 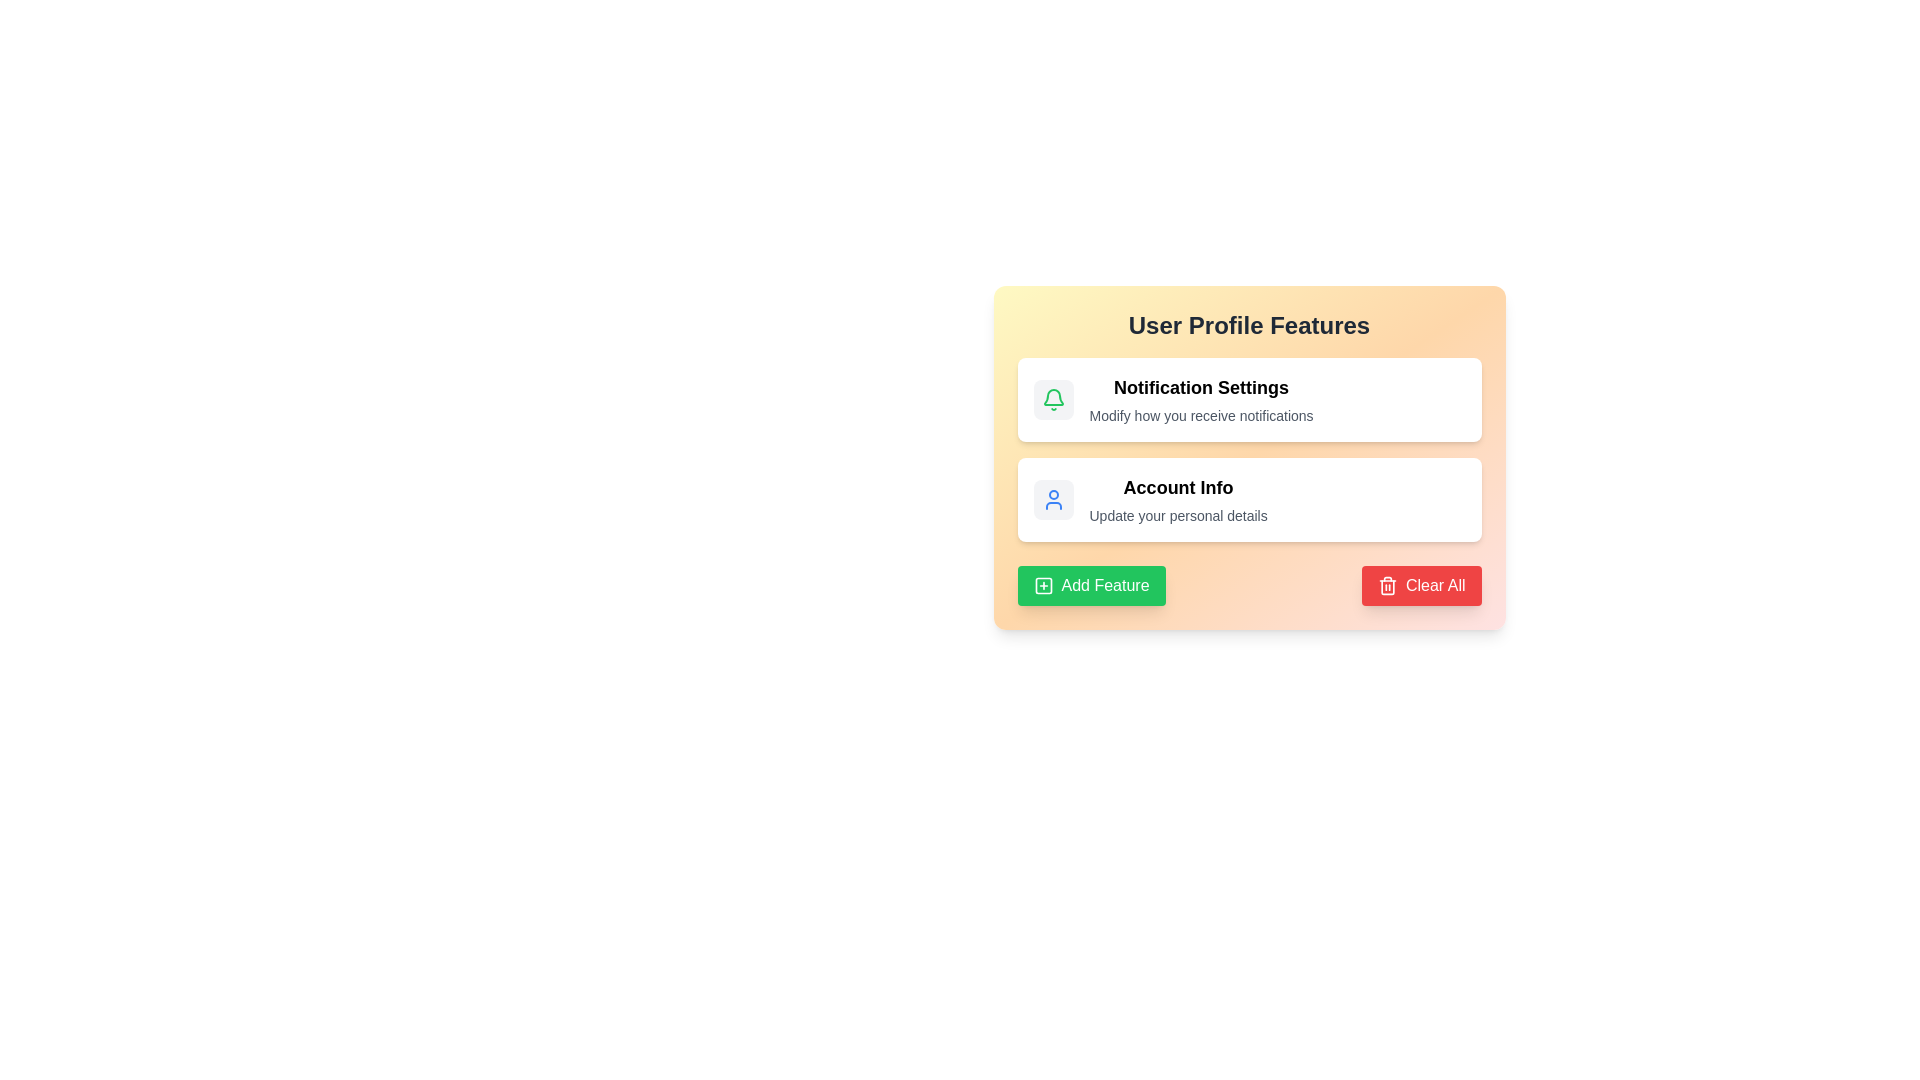 I want to click on text label that is styled in gray color and located below the 'Notification Settings' heading in the card layout, so click(x=1200, y=415).